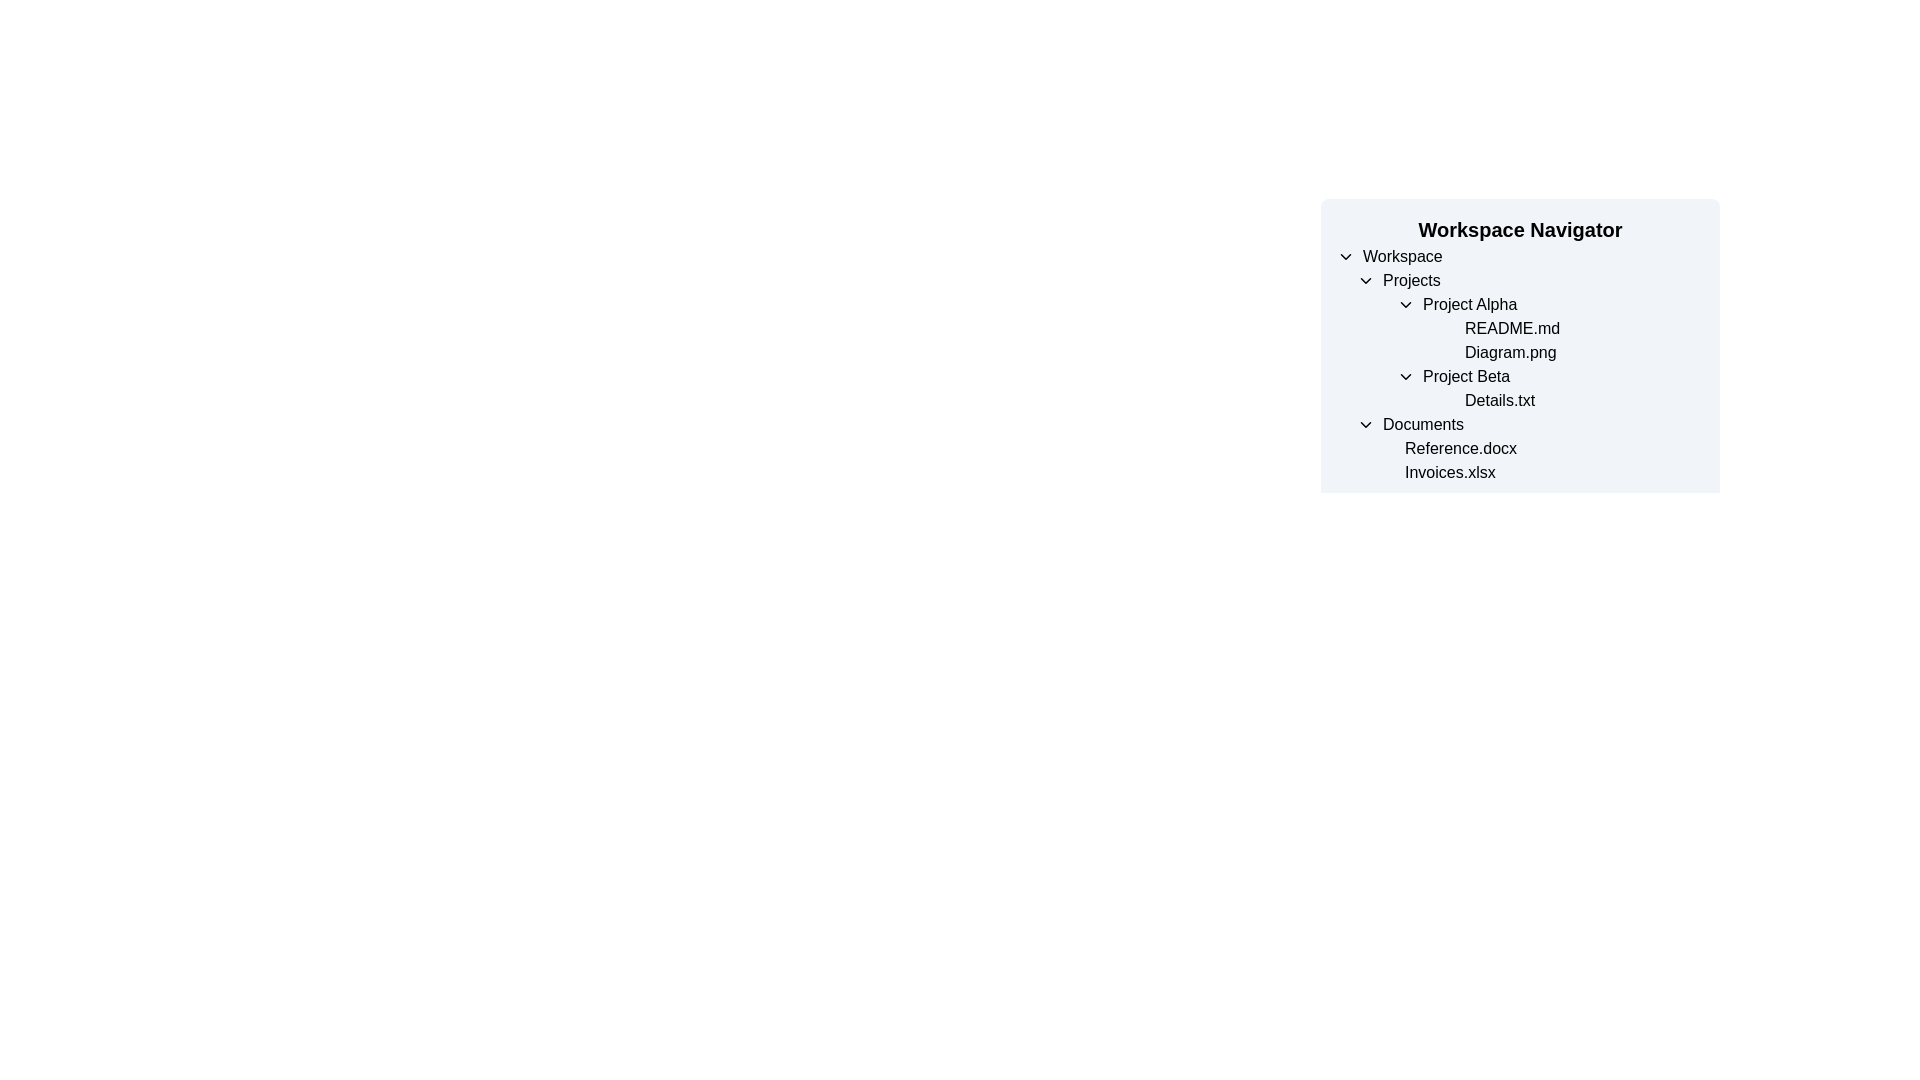  Describe the element at coordinates (1365, 281) in the screenshot. I see `the Chevron icon located to the left of the 'Projects' text` at that location.